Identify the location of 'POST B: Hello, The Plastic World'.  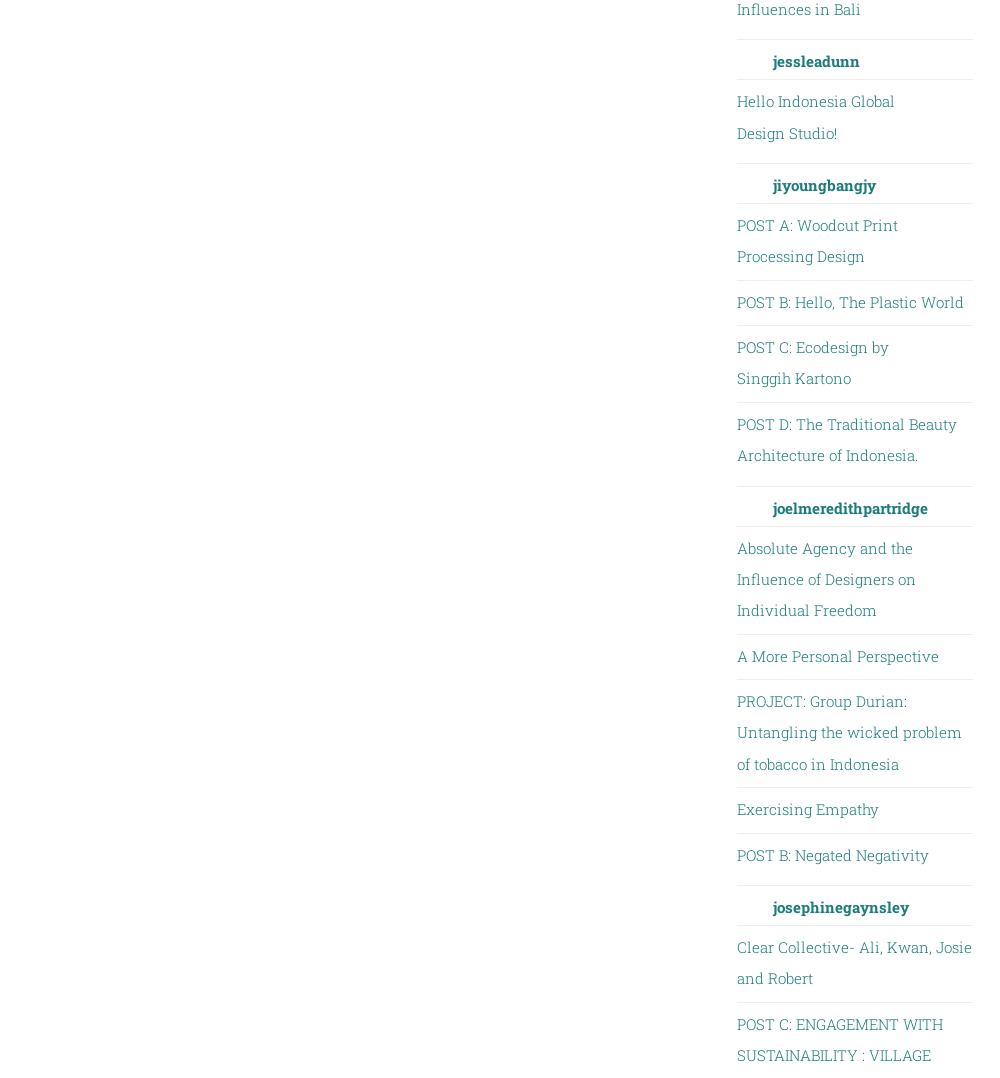
(848, 300).